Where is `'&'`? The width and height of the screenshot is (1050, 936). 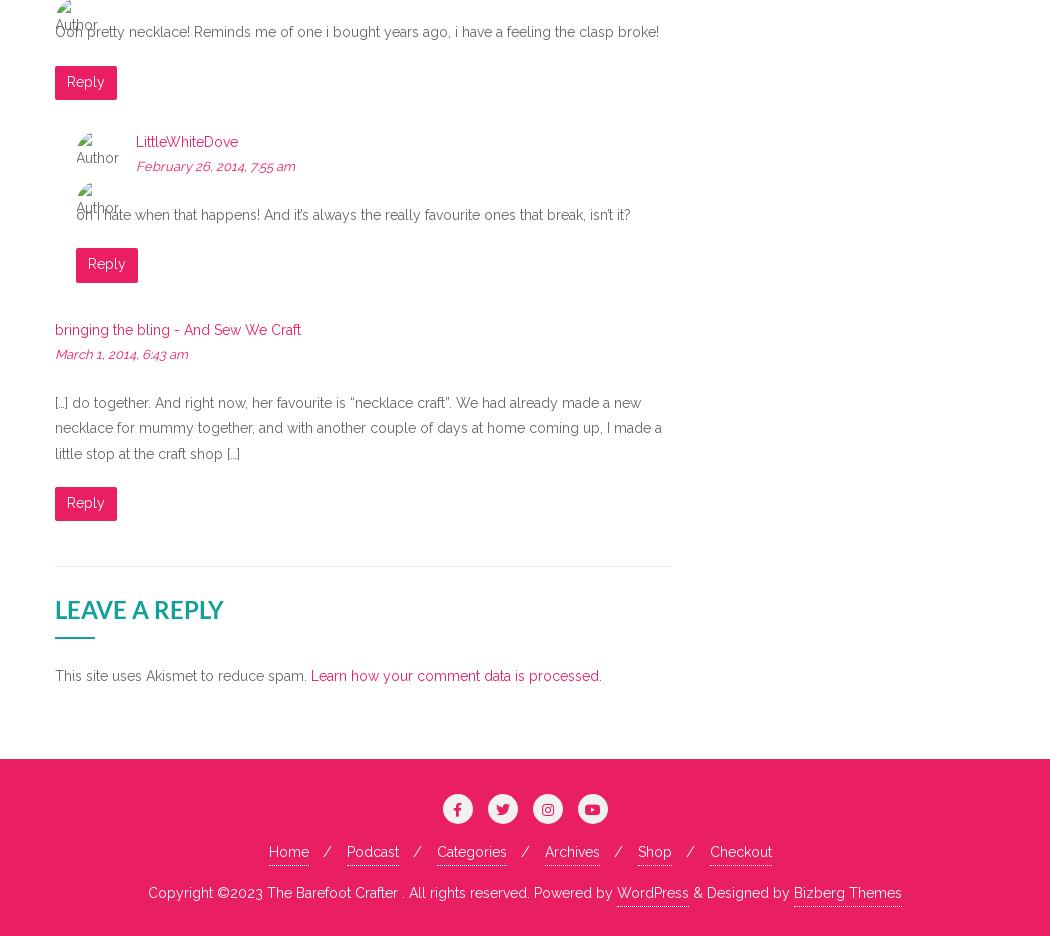 '&' is located at coordinates (700, 891).